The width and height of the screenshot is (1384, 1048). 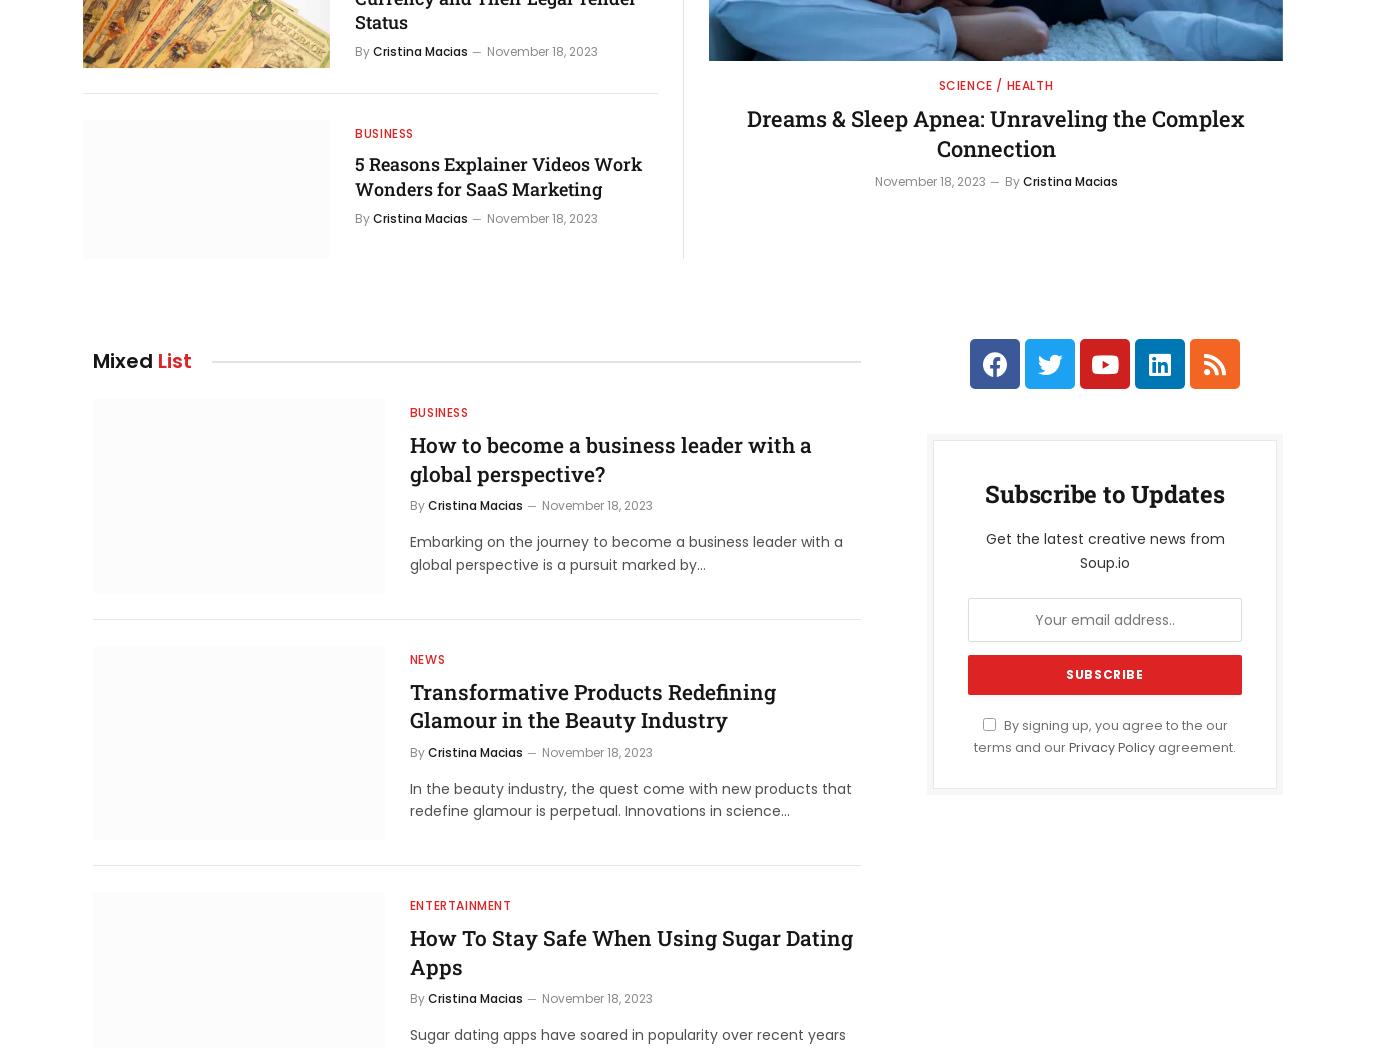 What do you see at coordinates (1194, 746) in the screenshot?
I see `'agreement.'` at bounding box center [1194, 746].